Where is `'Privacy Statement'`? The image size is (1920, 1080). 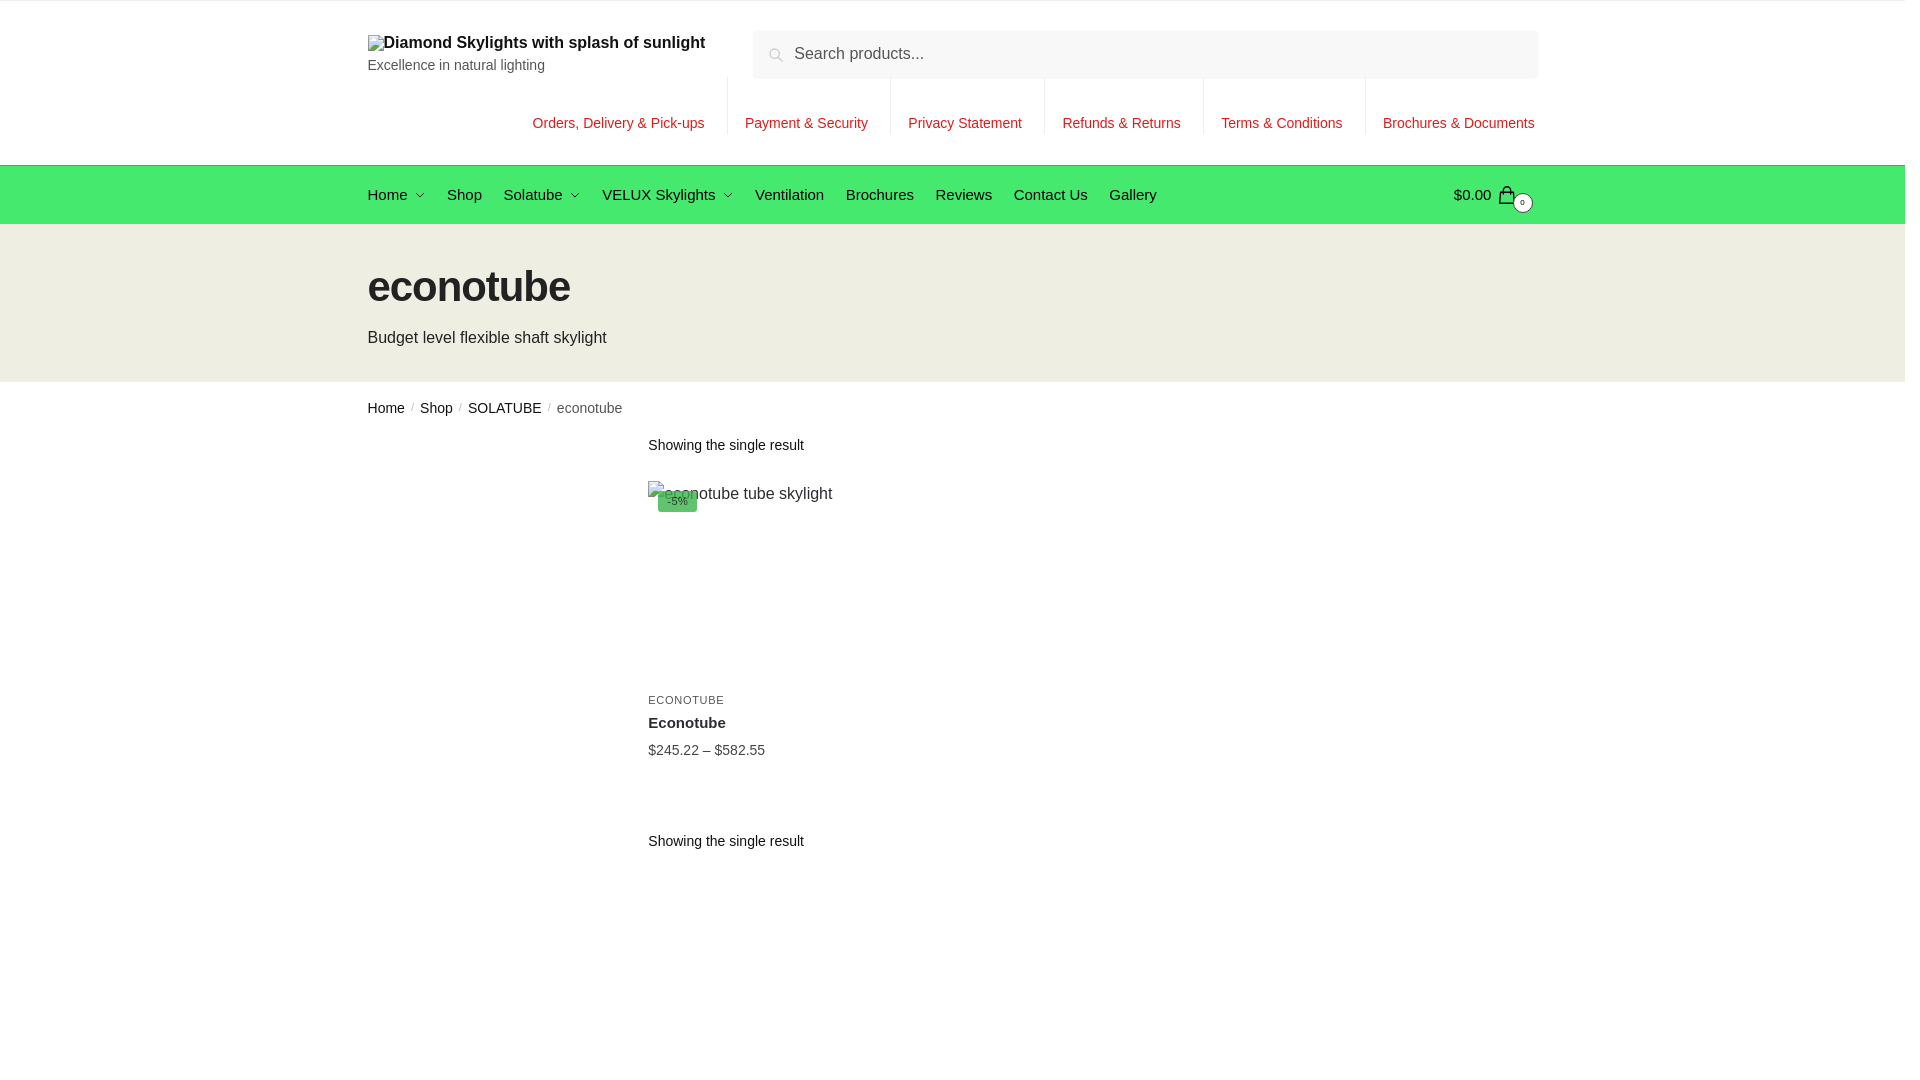 'Privacy Statement' is located at coordinates (964, 105).